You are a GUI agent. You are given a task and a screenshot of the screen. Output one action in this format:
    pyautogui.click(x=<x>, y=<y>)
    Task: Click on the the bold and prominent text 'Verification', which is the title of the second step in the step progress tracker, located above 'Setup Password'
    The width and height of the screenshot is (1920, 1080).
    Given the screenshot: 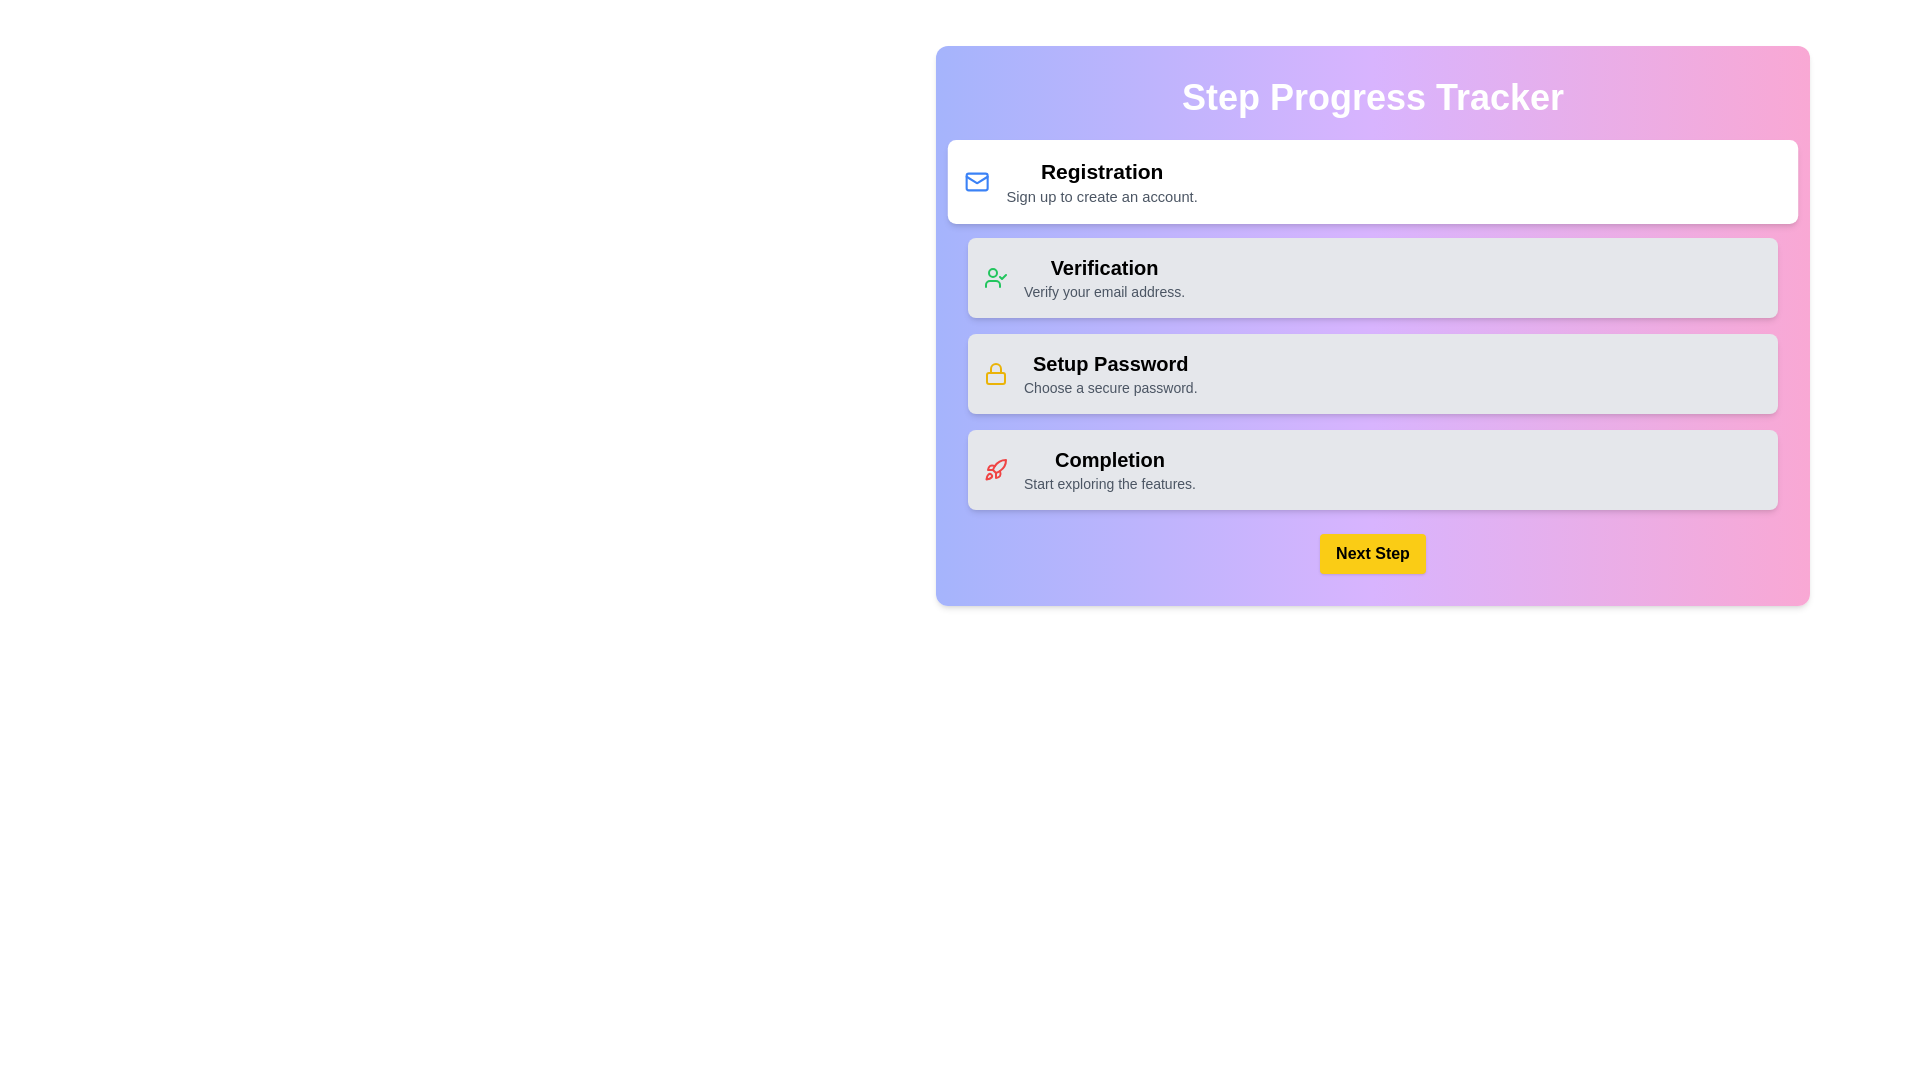 What is the action you would take?
    pyautogui.click(x=1103, y=266)
    